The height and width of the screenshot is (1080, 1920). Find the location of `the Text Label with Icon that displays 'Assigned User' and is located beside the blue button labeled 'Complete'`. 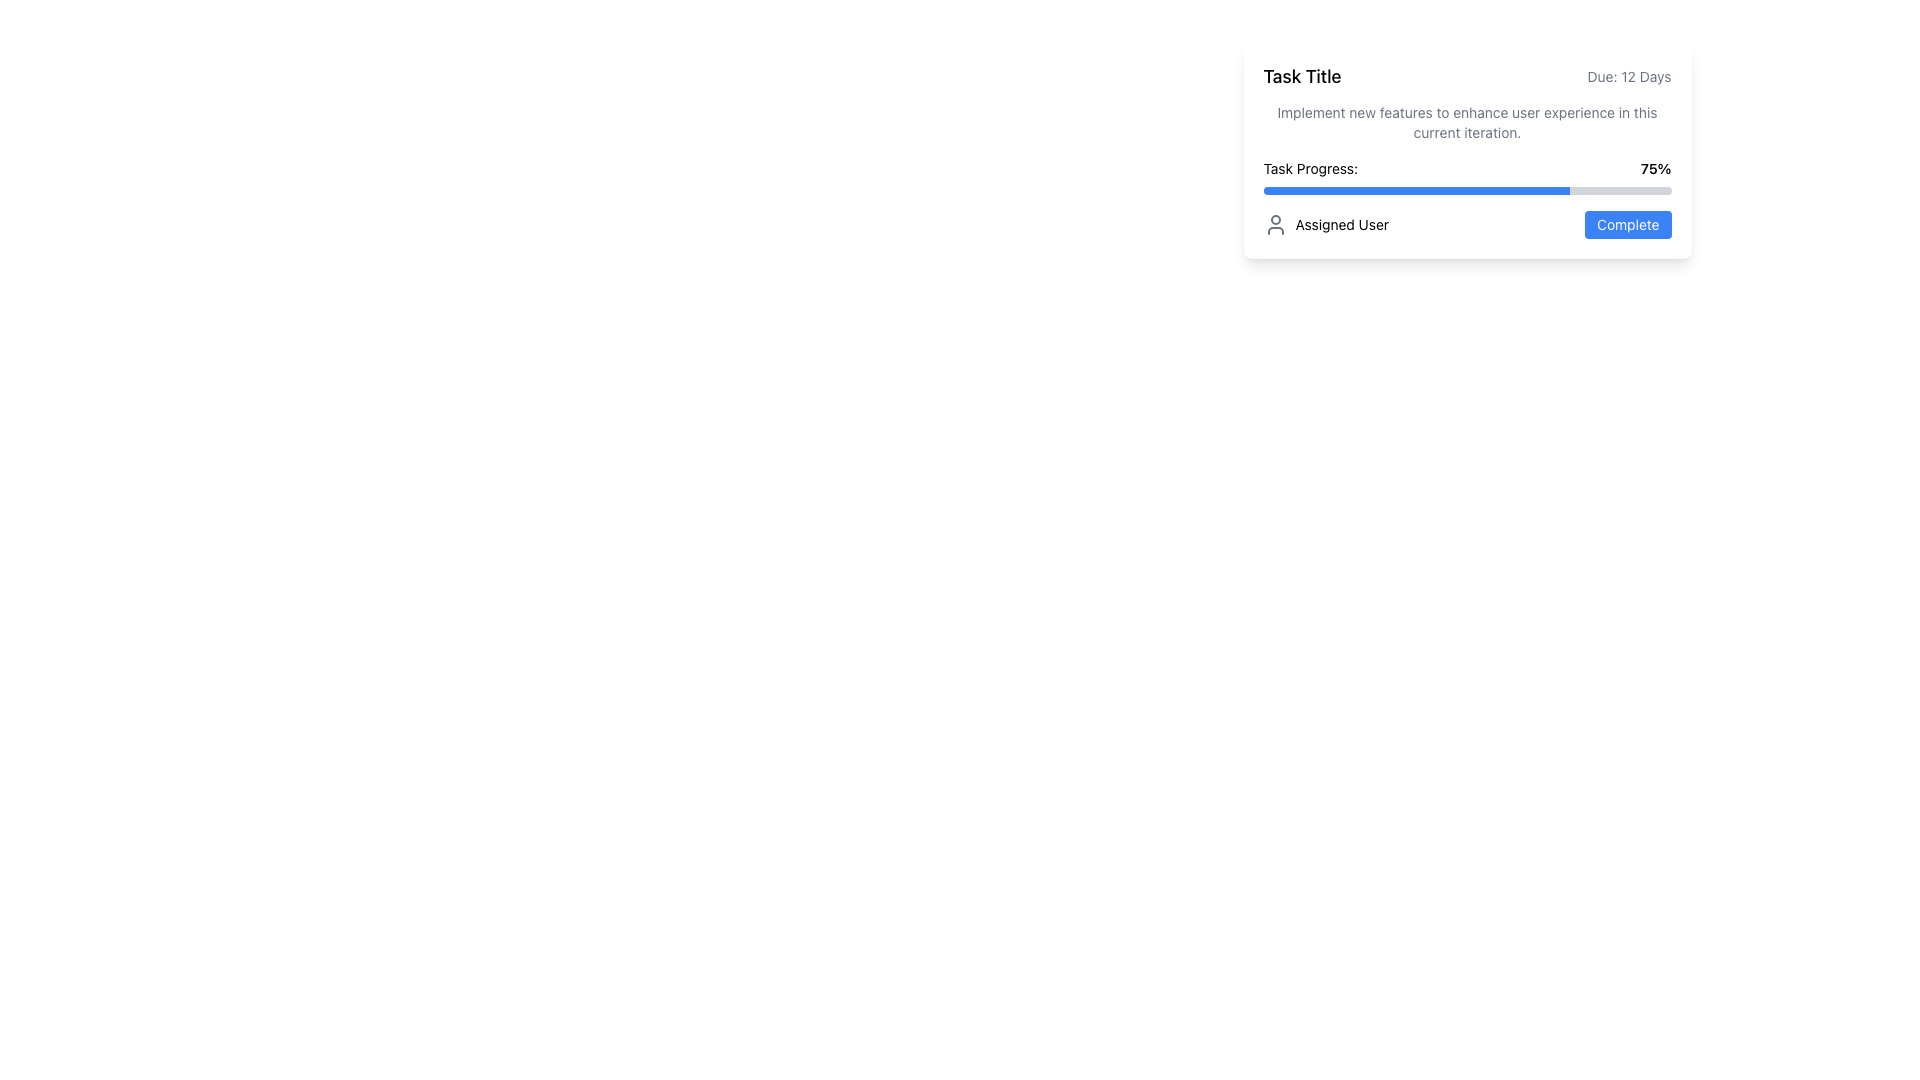

the Text Label with Icon that displays 'Assigned User' and is located beside the blue button labeled 'Complete' is located at coordinates (1326, 224).